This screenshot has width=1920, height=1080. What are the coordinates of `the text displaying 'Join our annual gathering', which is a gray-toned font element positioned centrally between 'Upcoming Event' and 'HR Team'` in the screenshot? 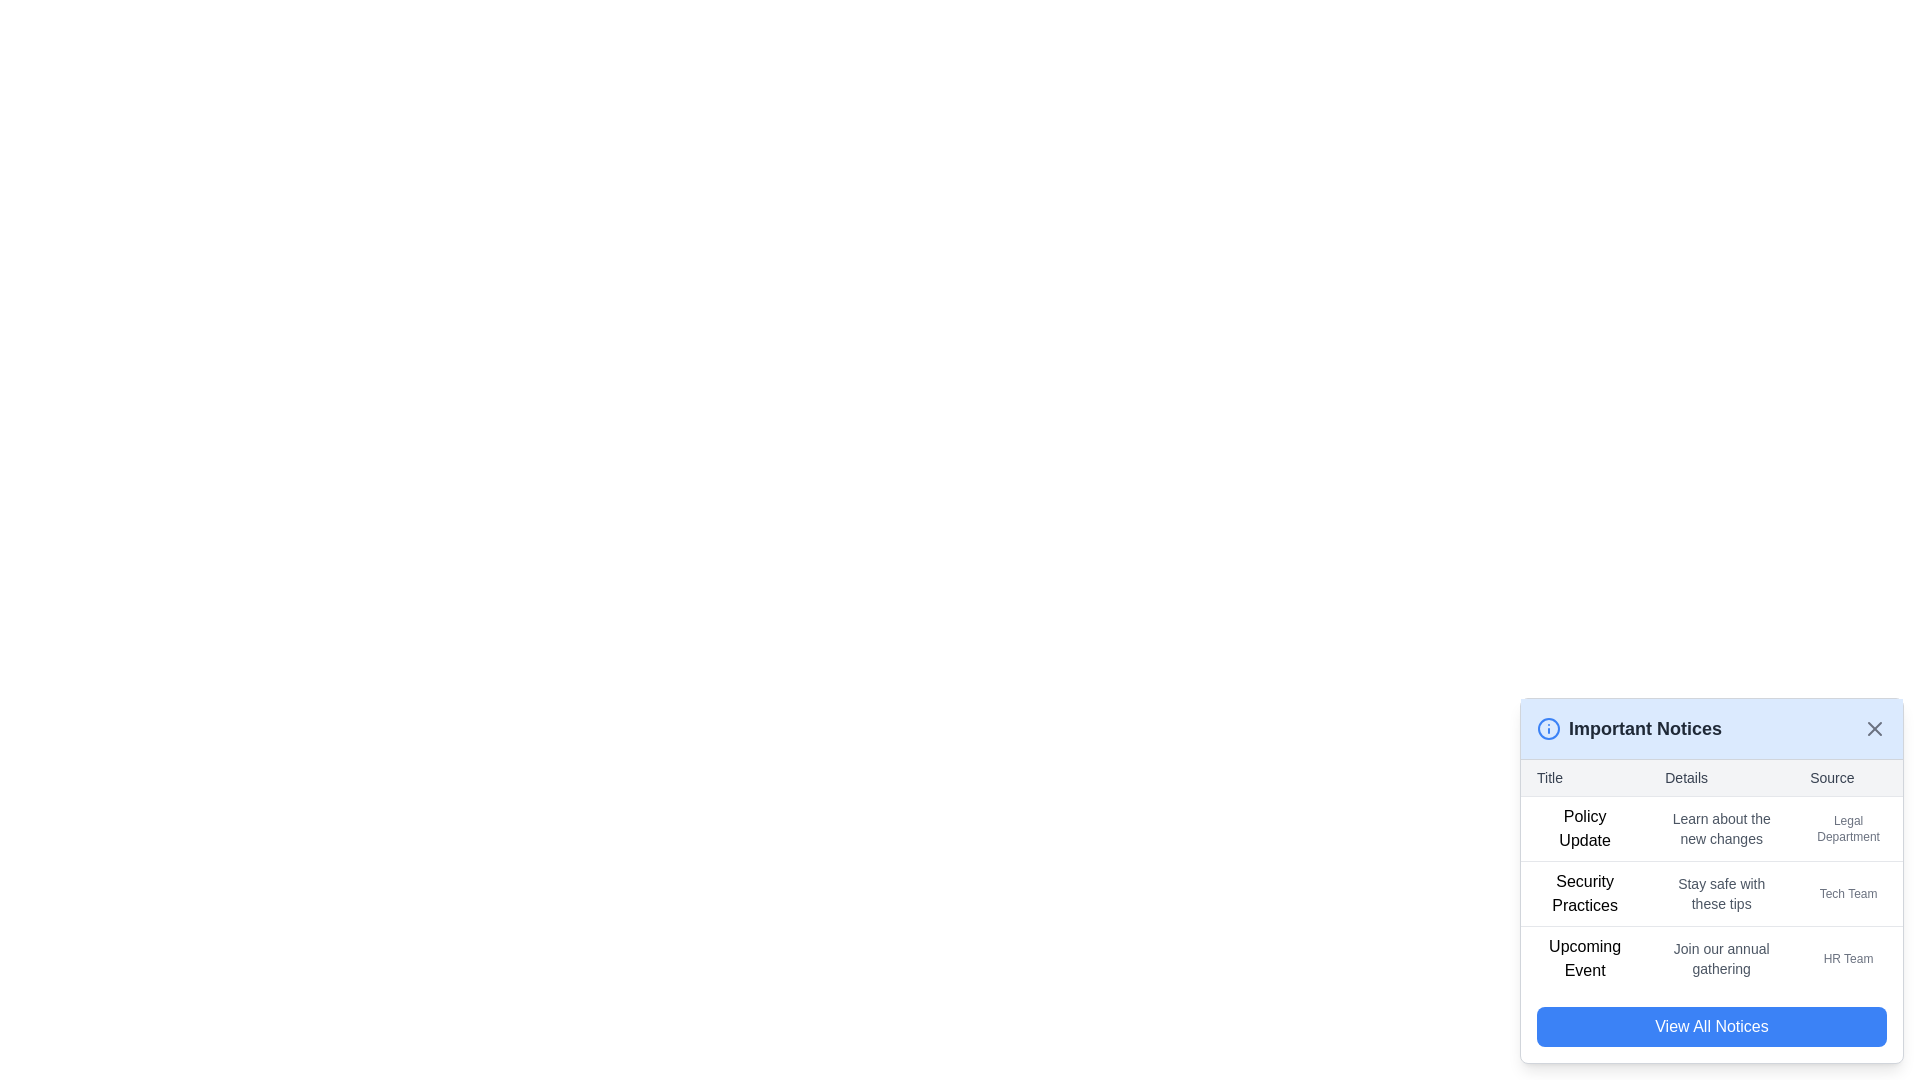 It's located at (1720, 957).